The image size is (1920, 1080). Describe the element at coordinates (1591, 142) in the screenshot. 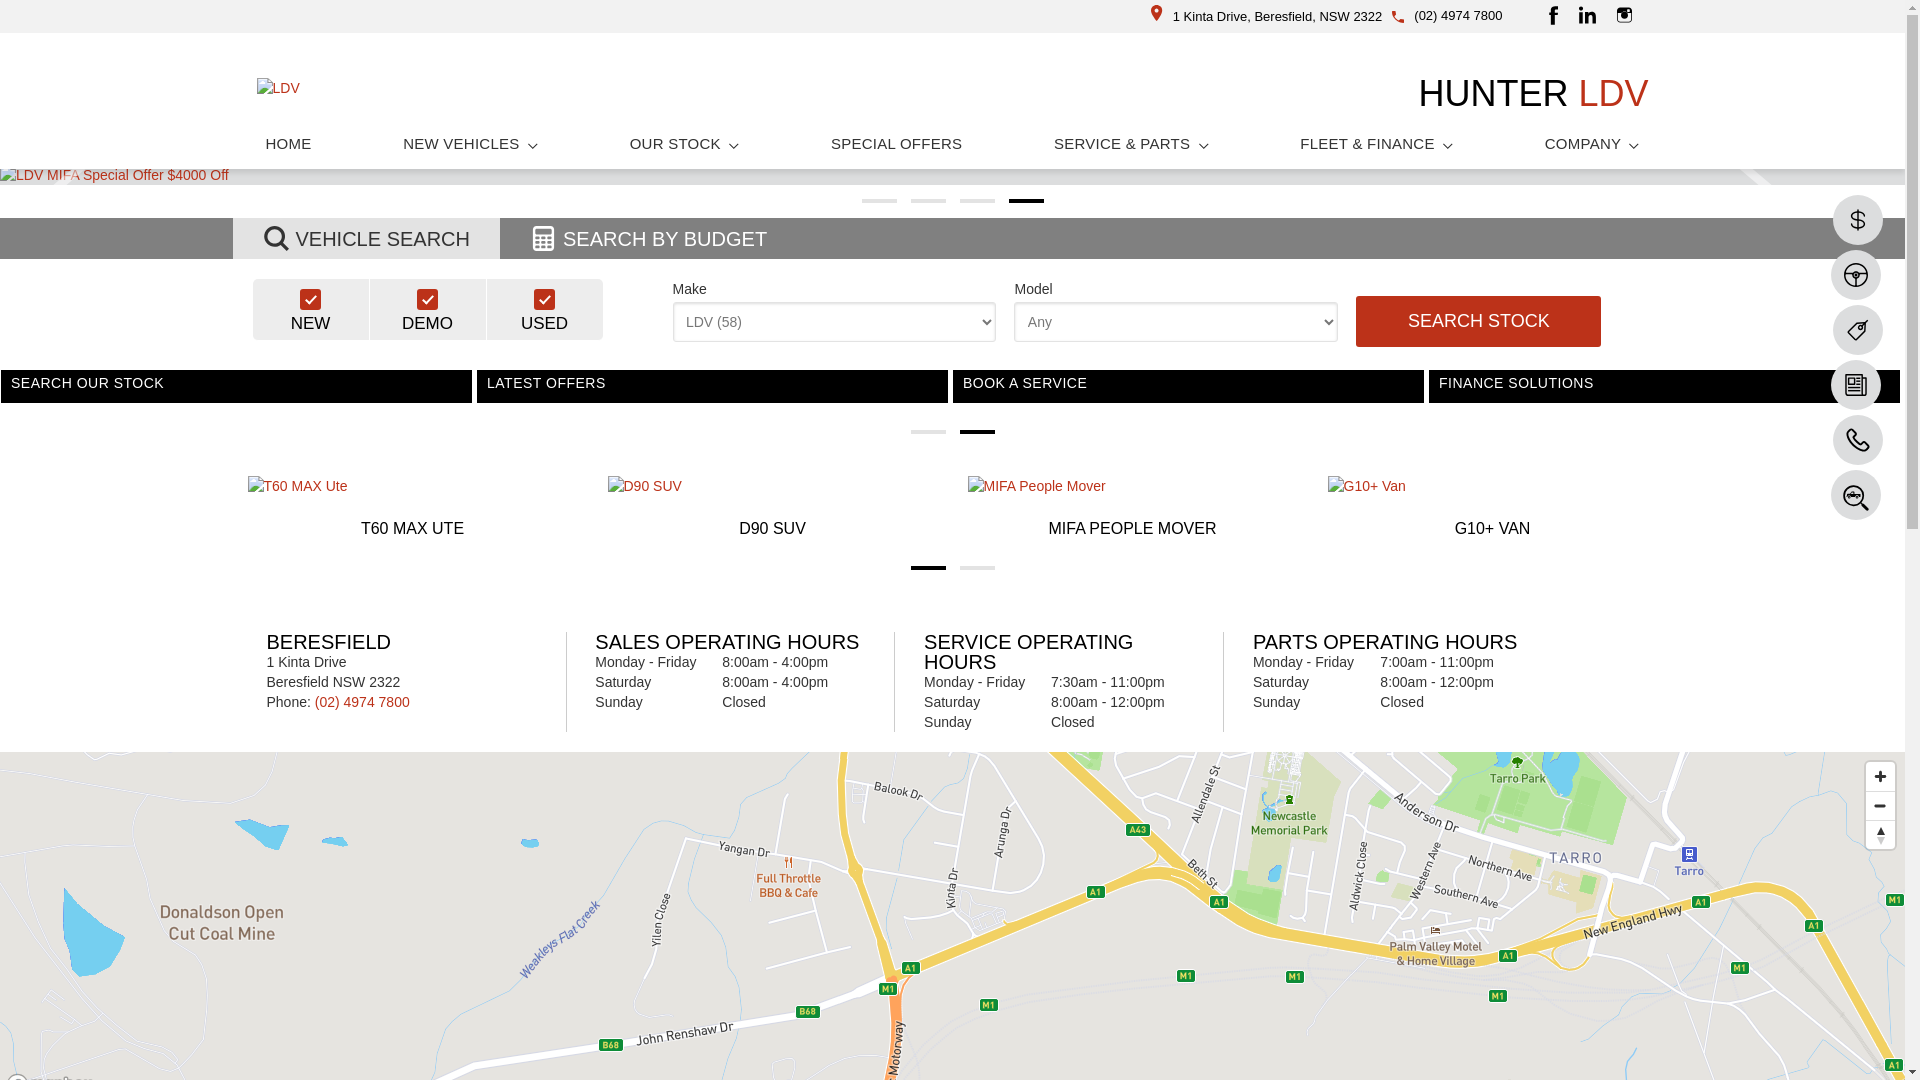

I see `'COMPANY'` at that location.